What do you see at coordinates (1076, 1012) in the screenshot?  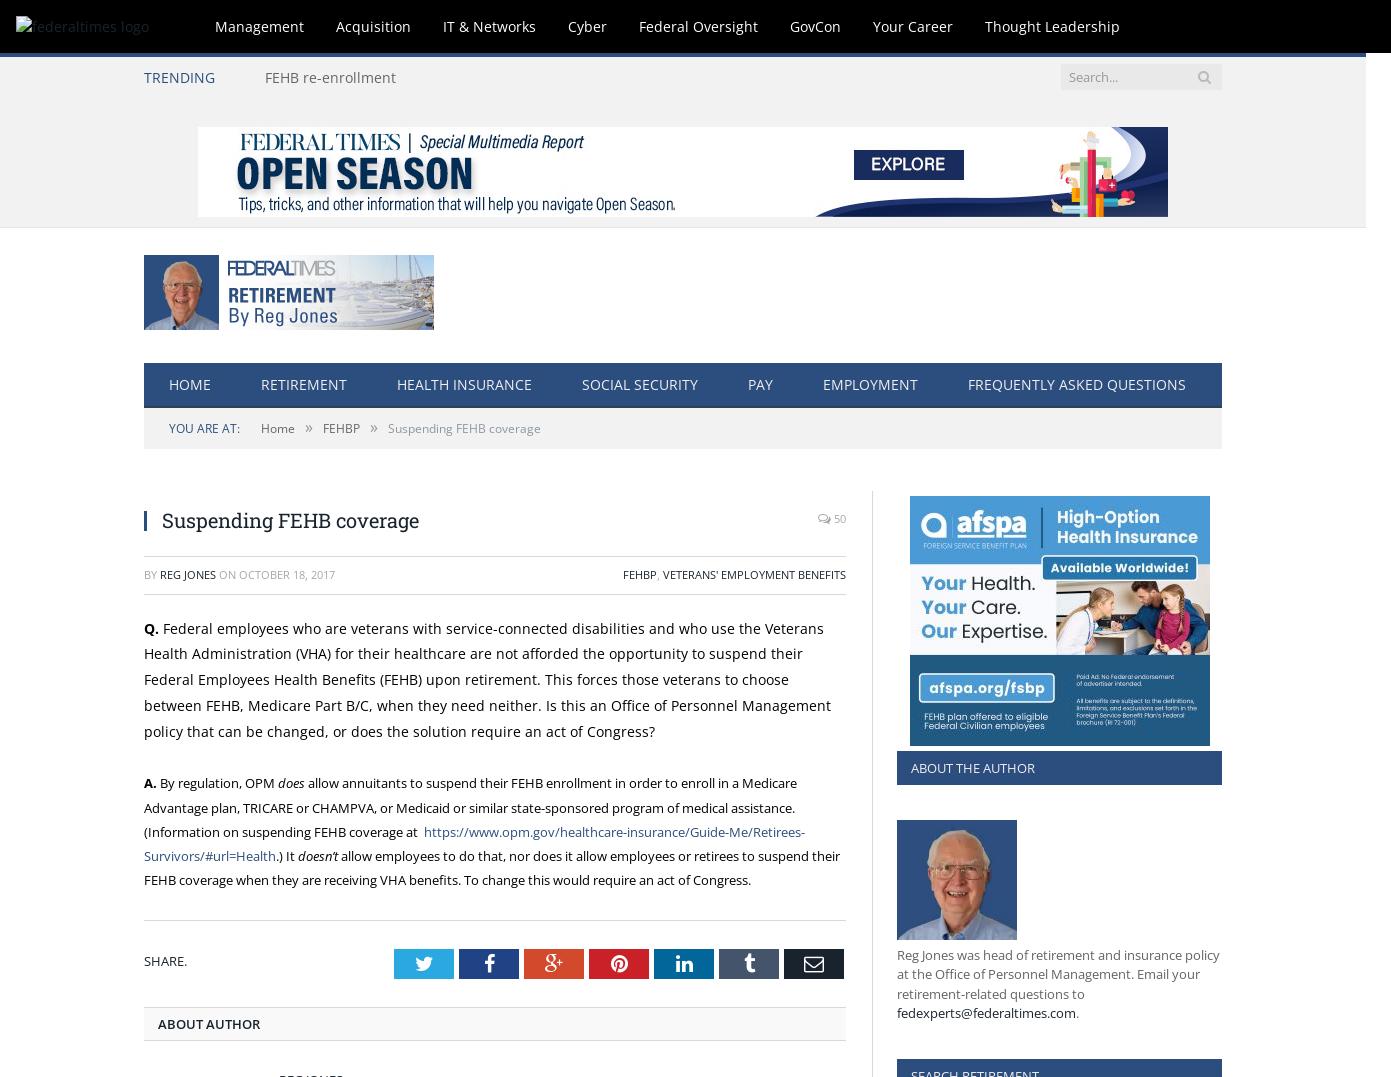 I see `'.'` at bounding box center [1076, 1012].